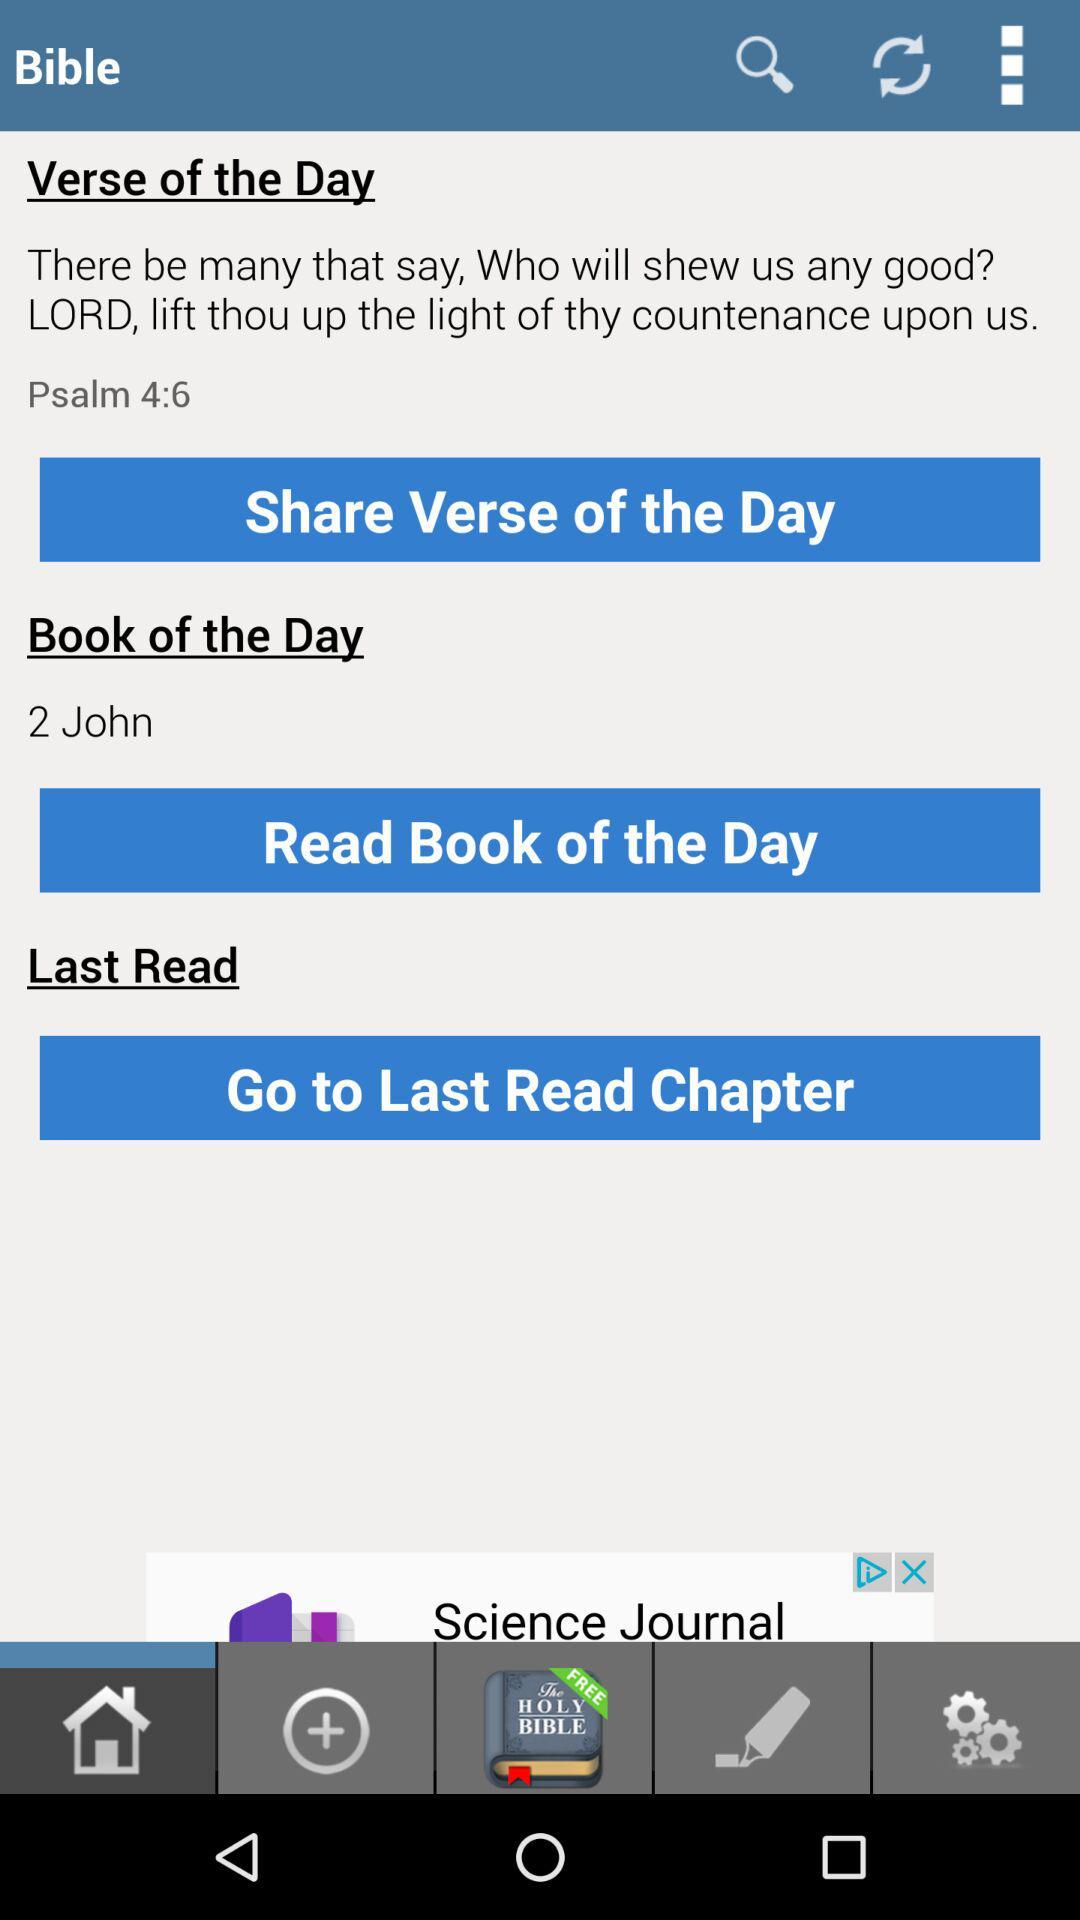 The image size is (1080, 1920). Describe the element at coordinates (975, 1851) in the screenshot. I see `the settings icon` at that location.